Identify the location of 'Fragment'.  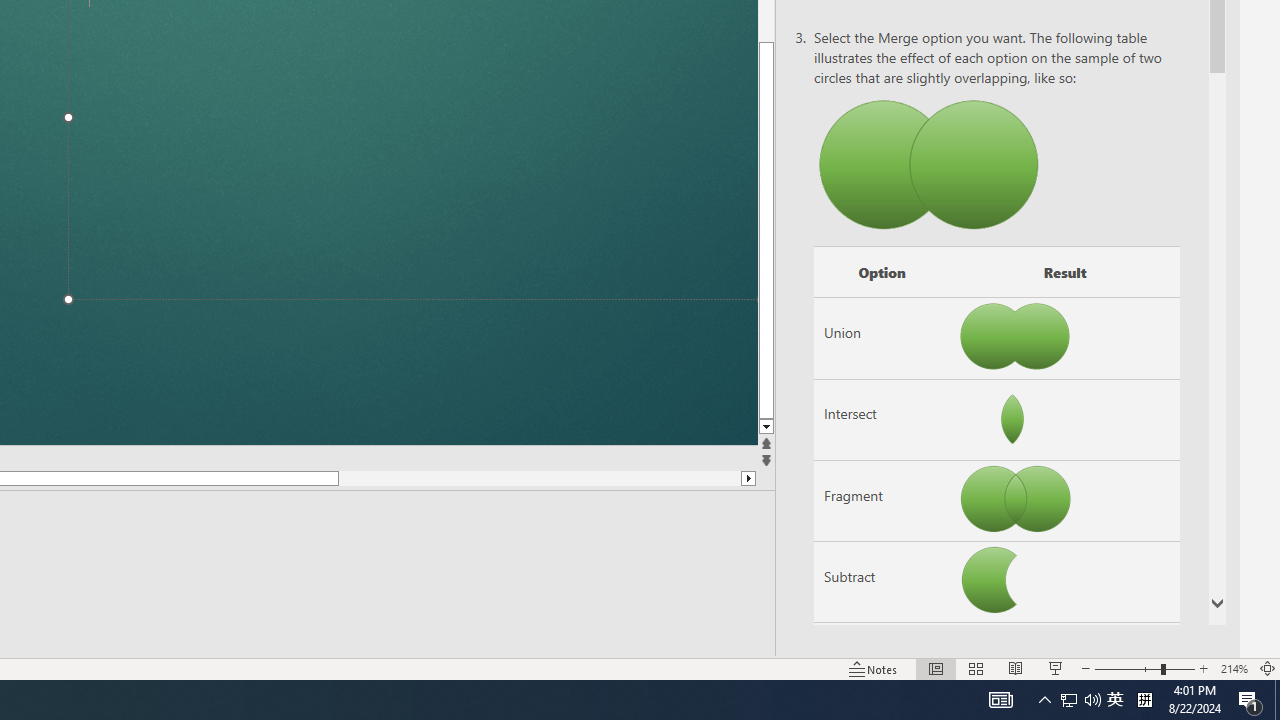
(880, 500).